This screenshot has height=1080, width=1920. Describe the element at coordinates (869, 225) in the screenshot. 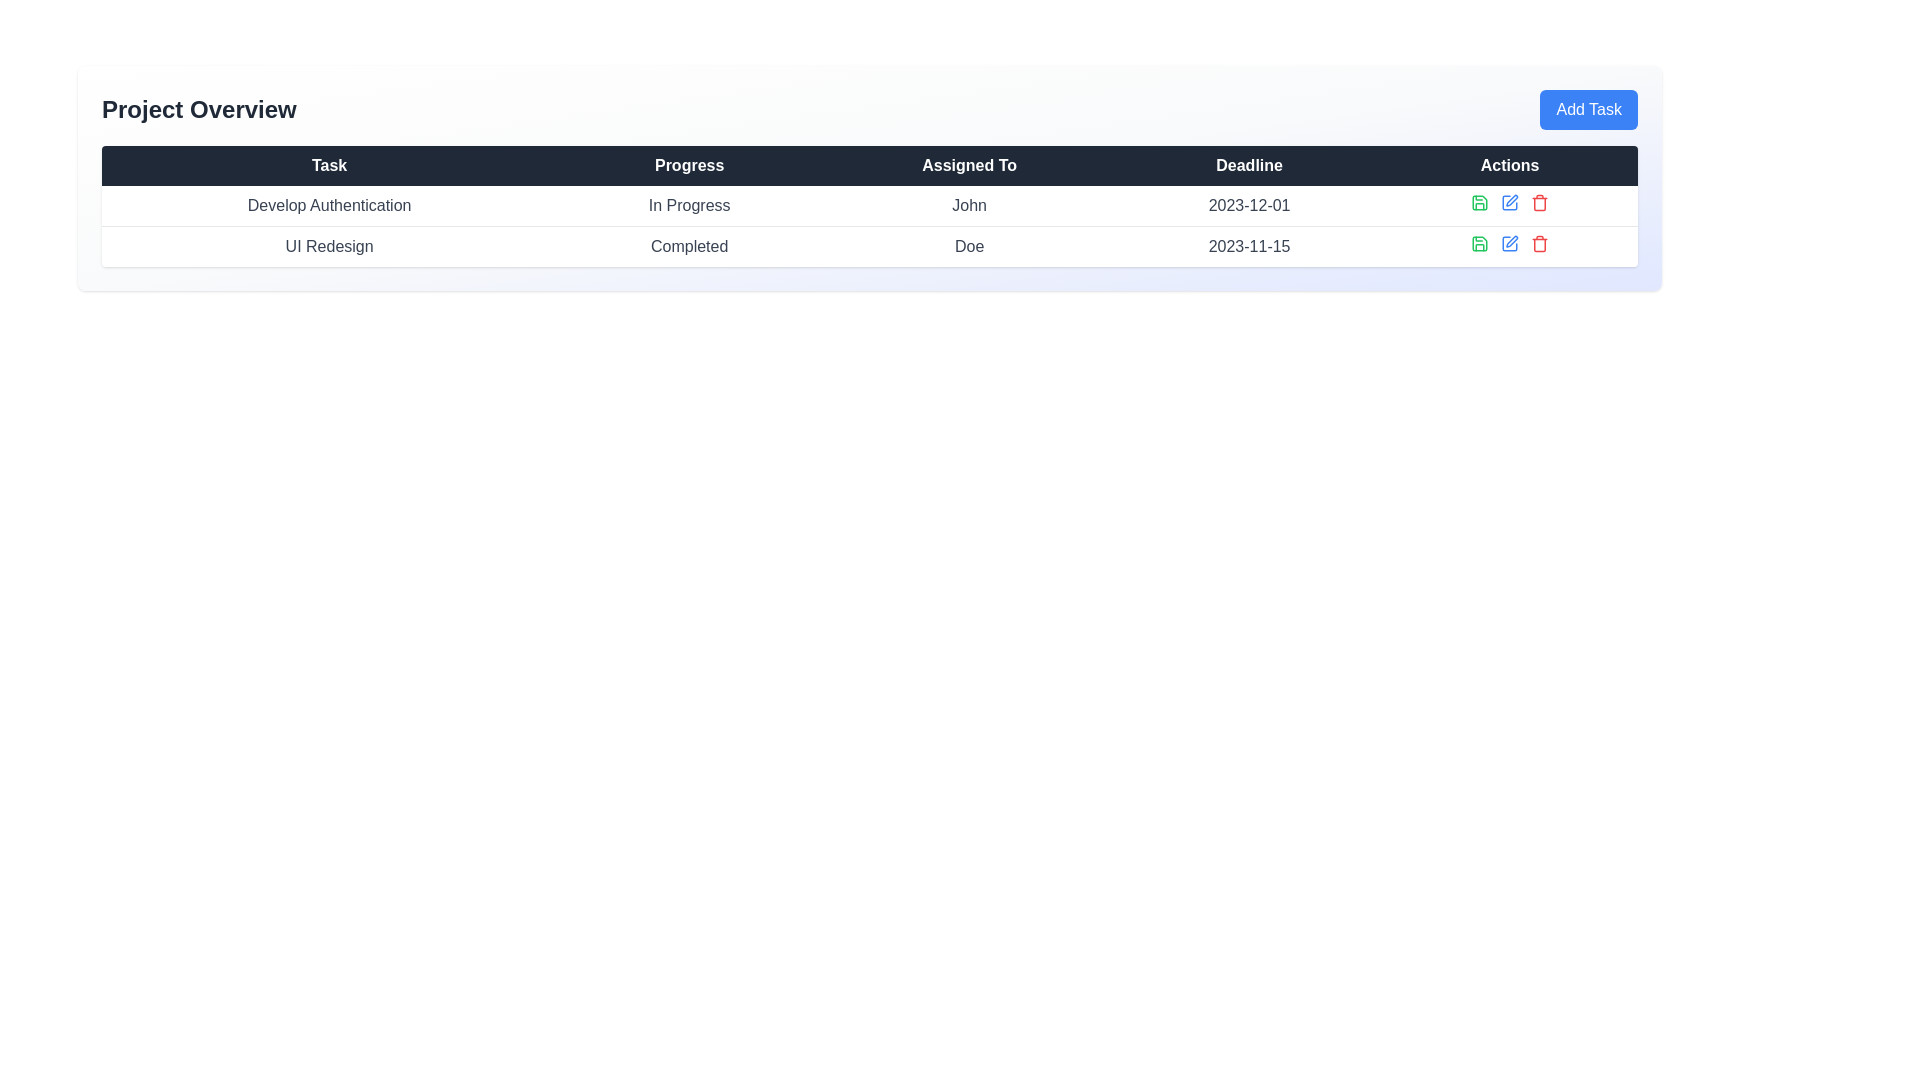

I see `the first table row containing the task 'Develop Authentication', which displays its progress as 'In Progress', assigned to 'John', and has a deadline of '2023-12-01'` at that location.